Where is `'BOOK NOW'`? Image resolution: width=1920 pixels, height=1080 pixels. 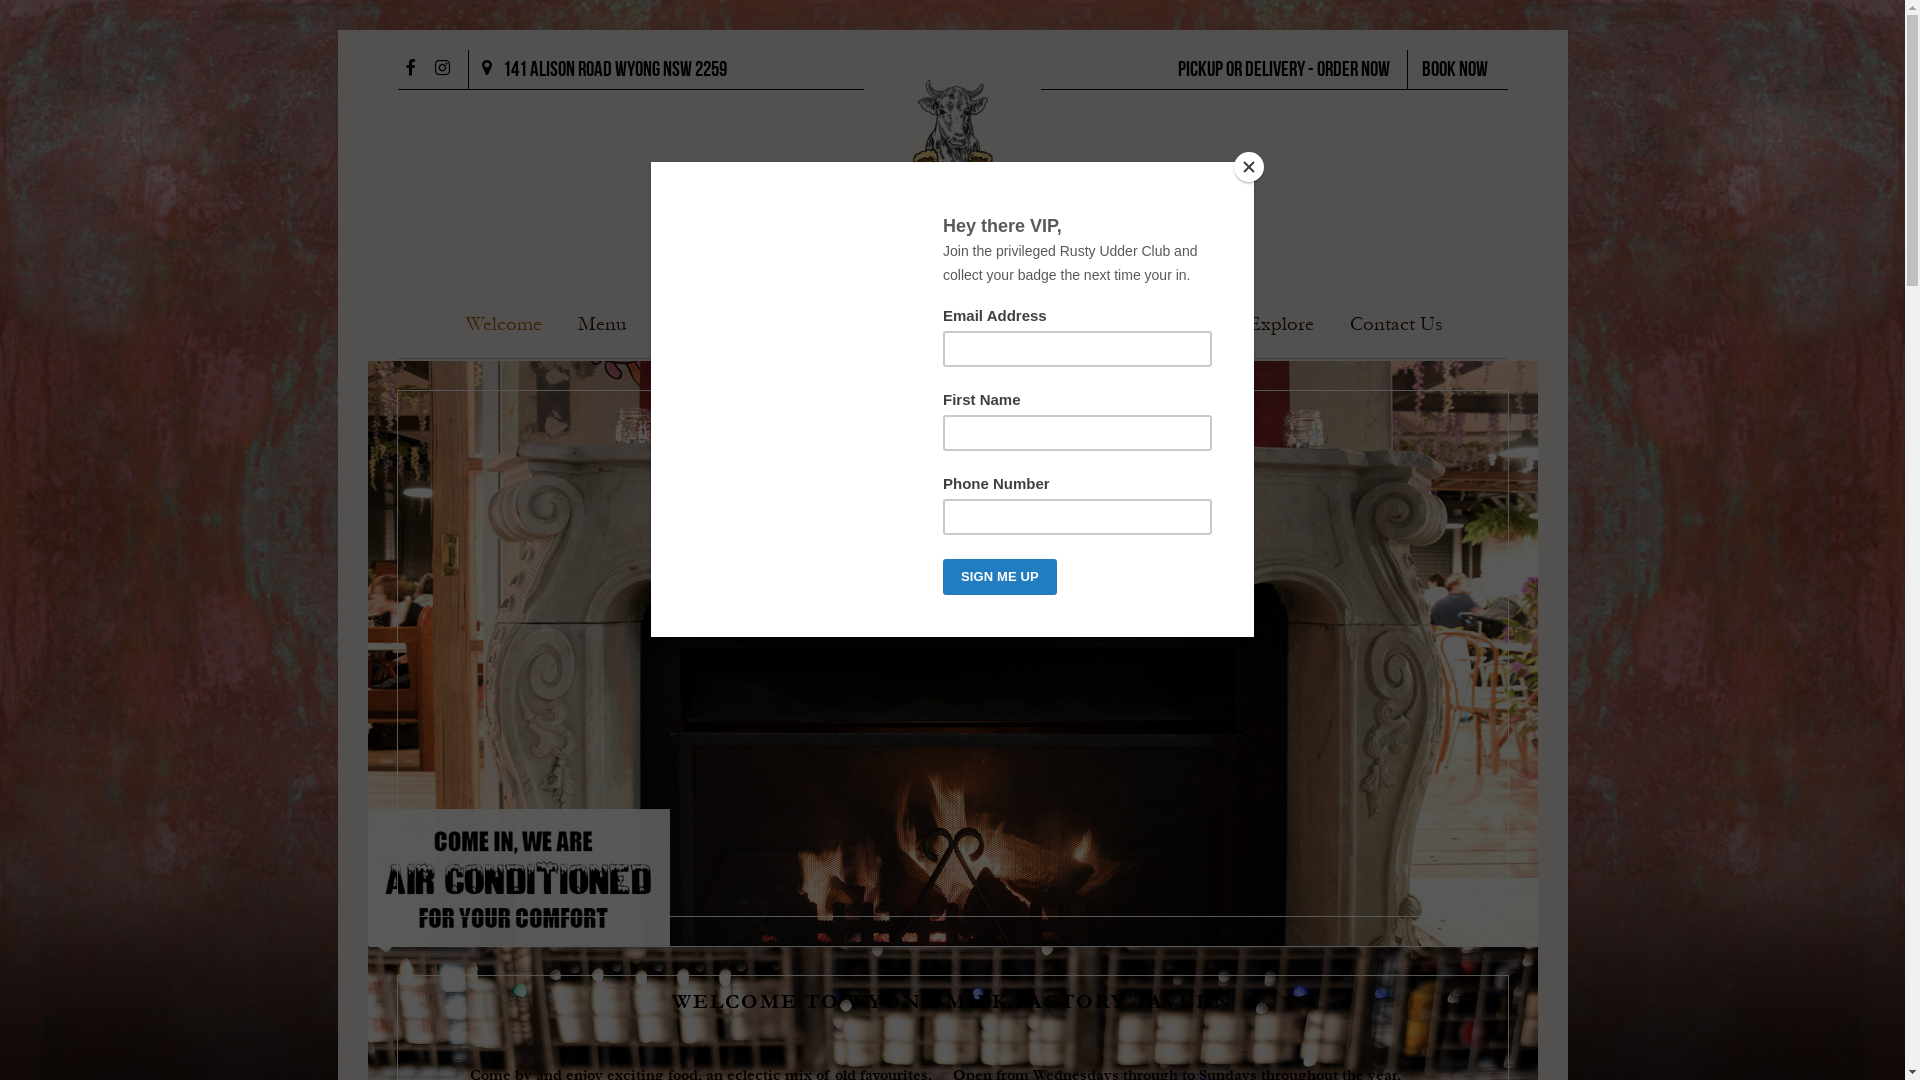
'BOOK NOW' is located at coordinates (1454, 69).